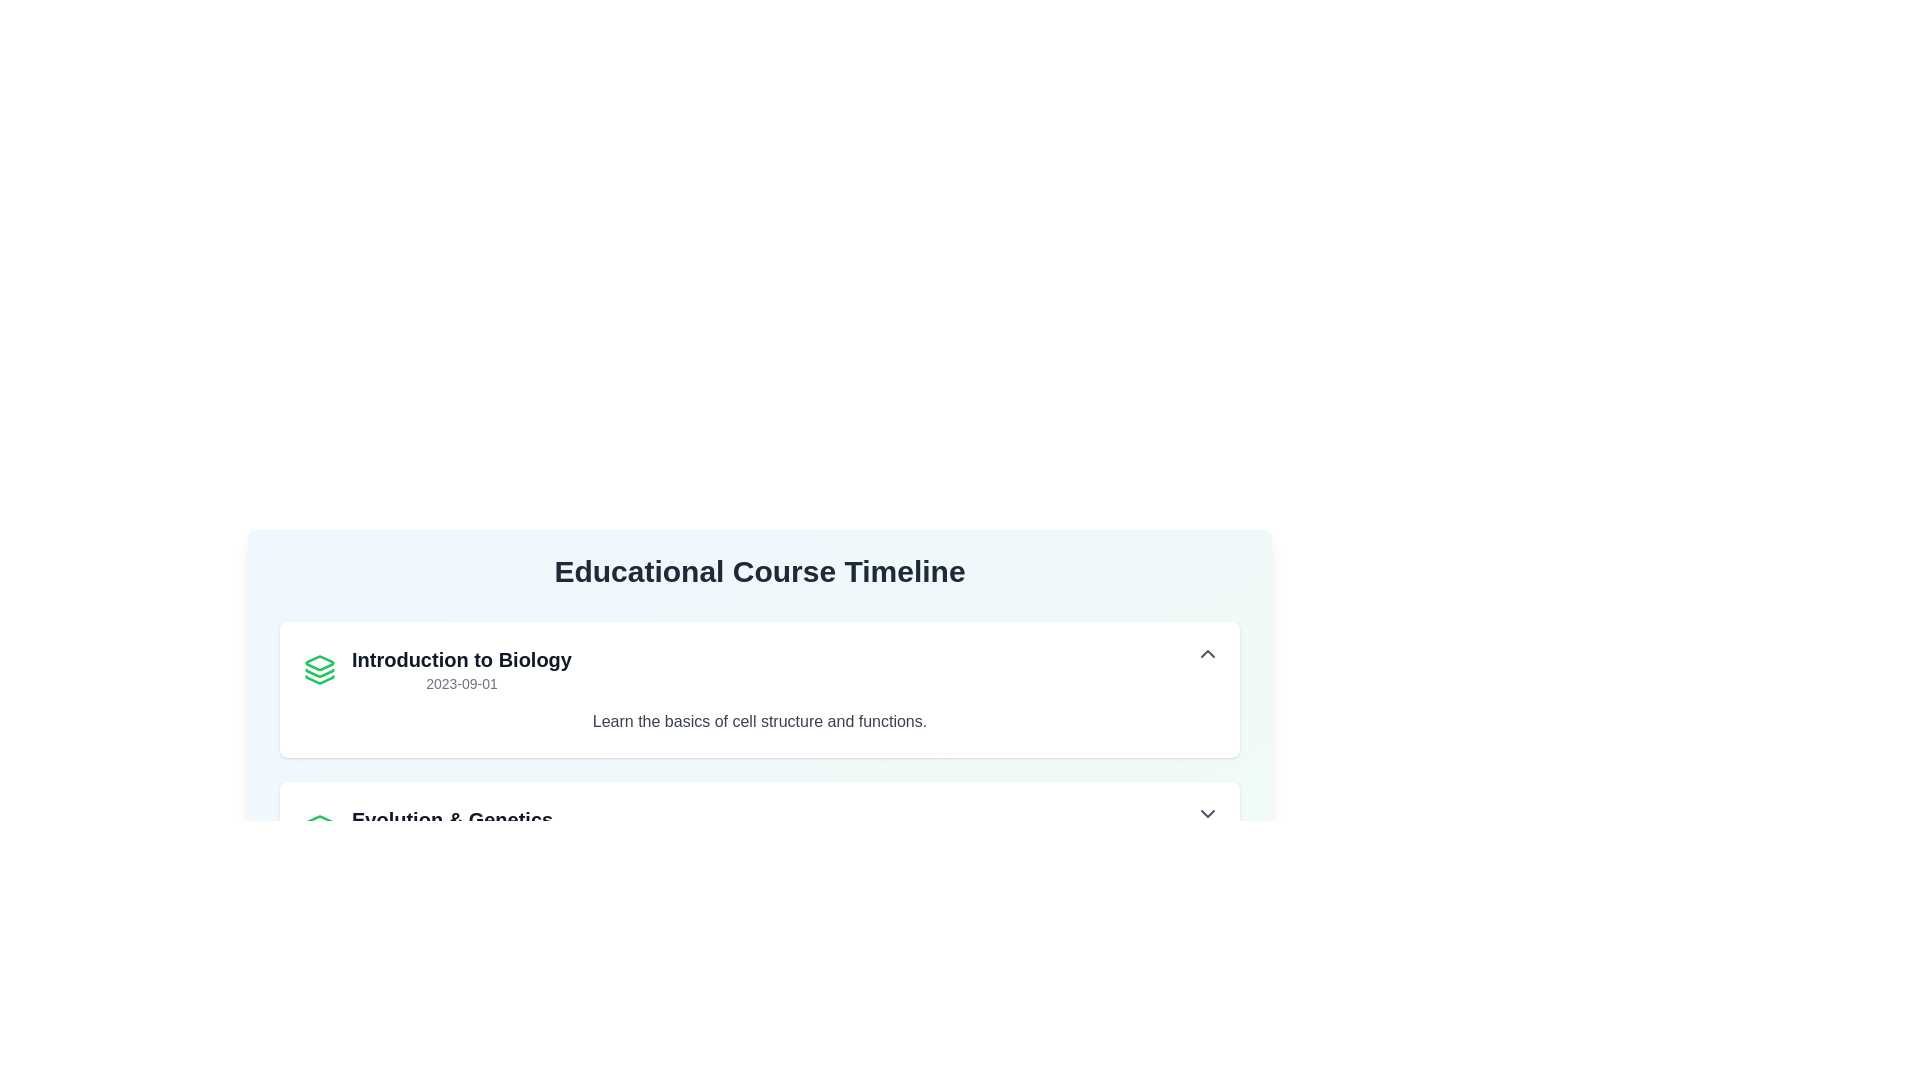  I want to click on text displayed in the Text Content Block element titled 'Introduction to Biology' with the date '2023-09-01', located to the right of a green layered icon in the 'Educational Course Timeline' section, so click(460, 670).